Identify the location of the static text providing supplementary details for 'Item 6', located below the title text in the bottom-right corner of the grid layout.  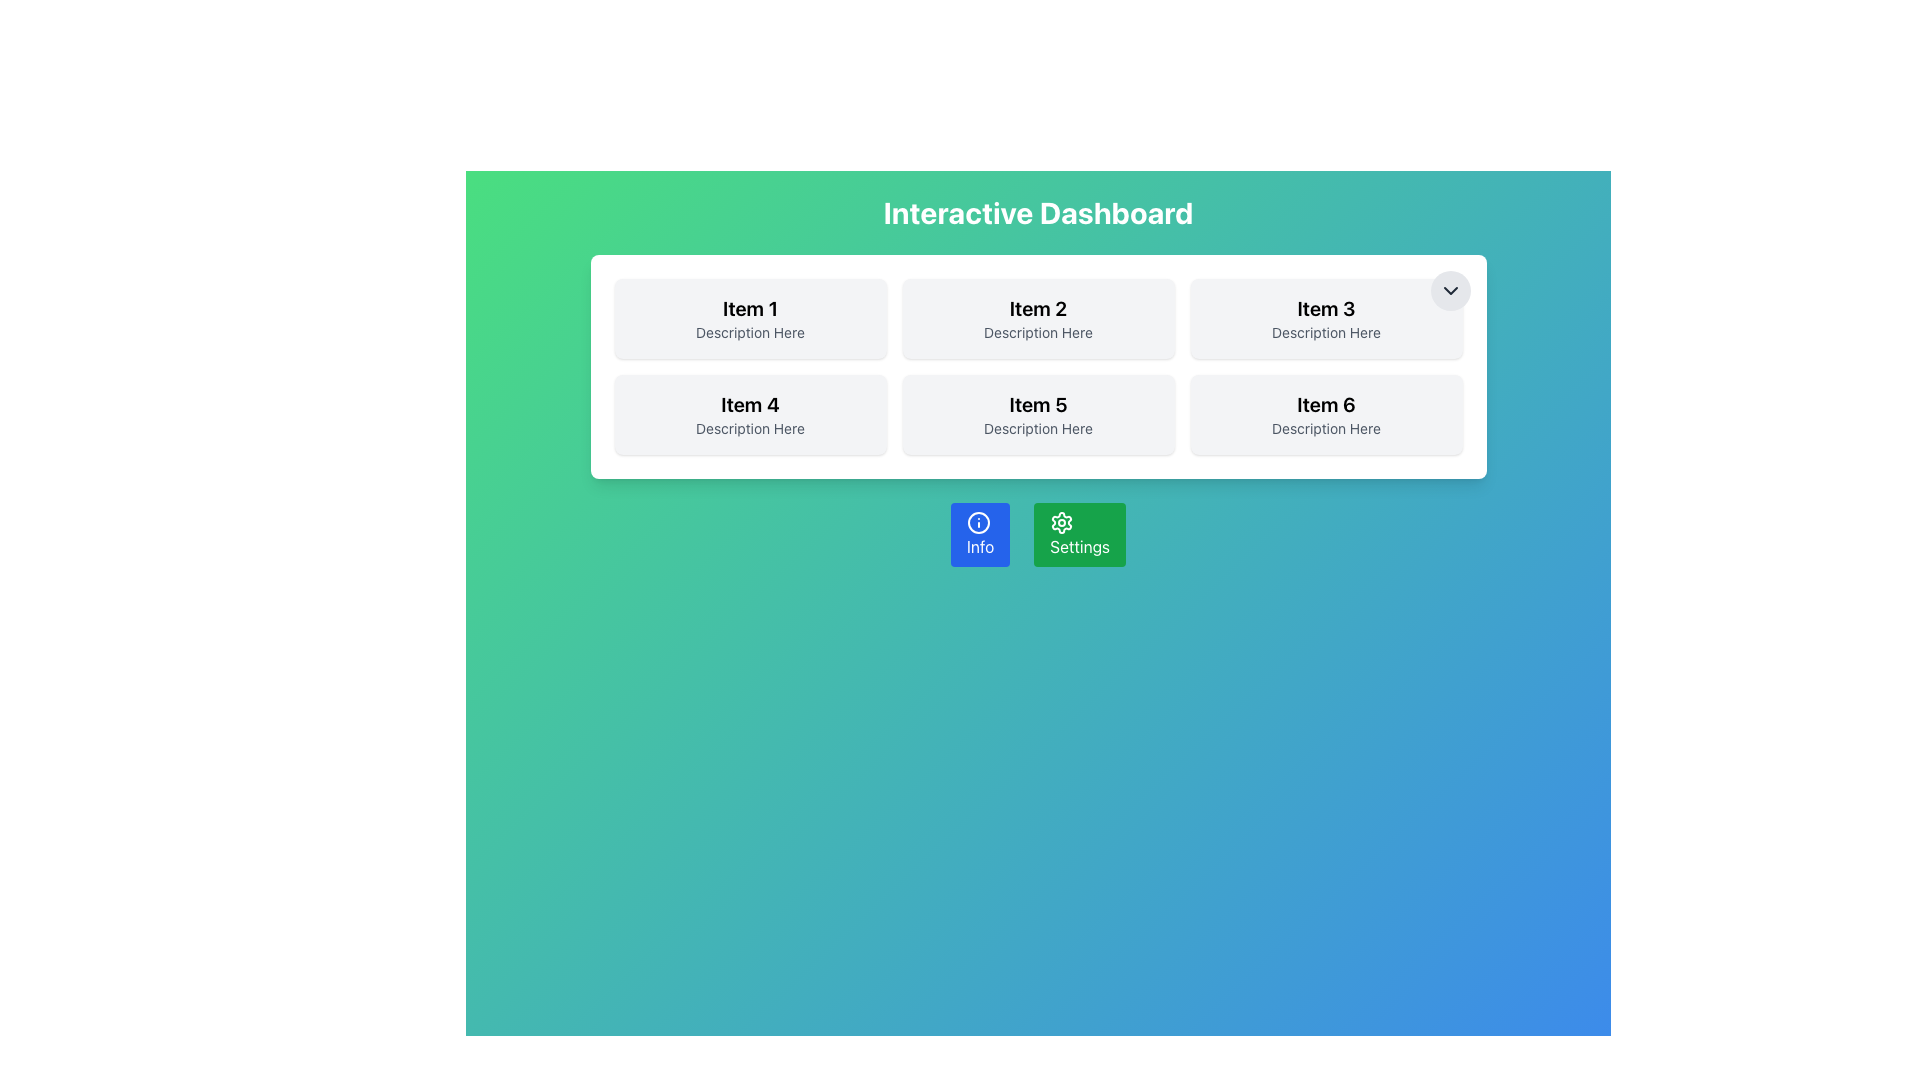
(1326, 427).